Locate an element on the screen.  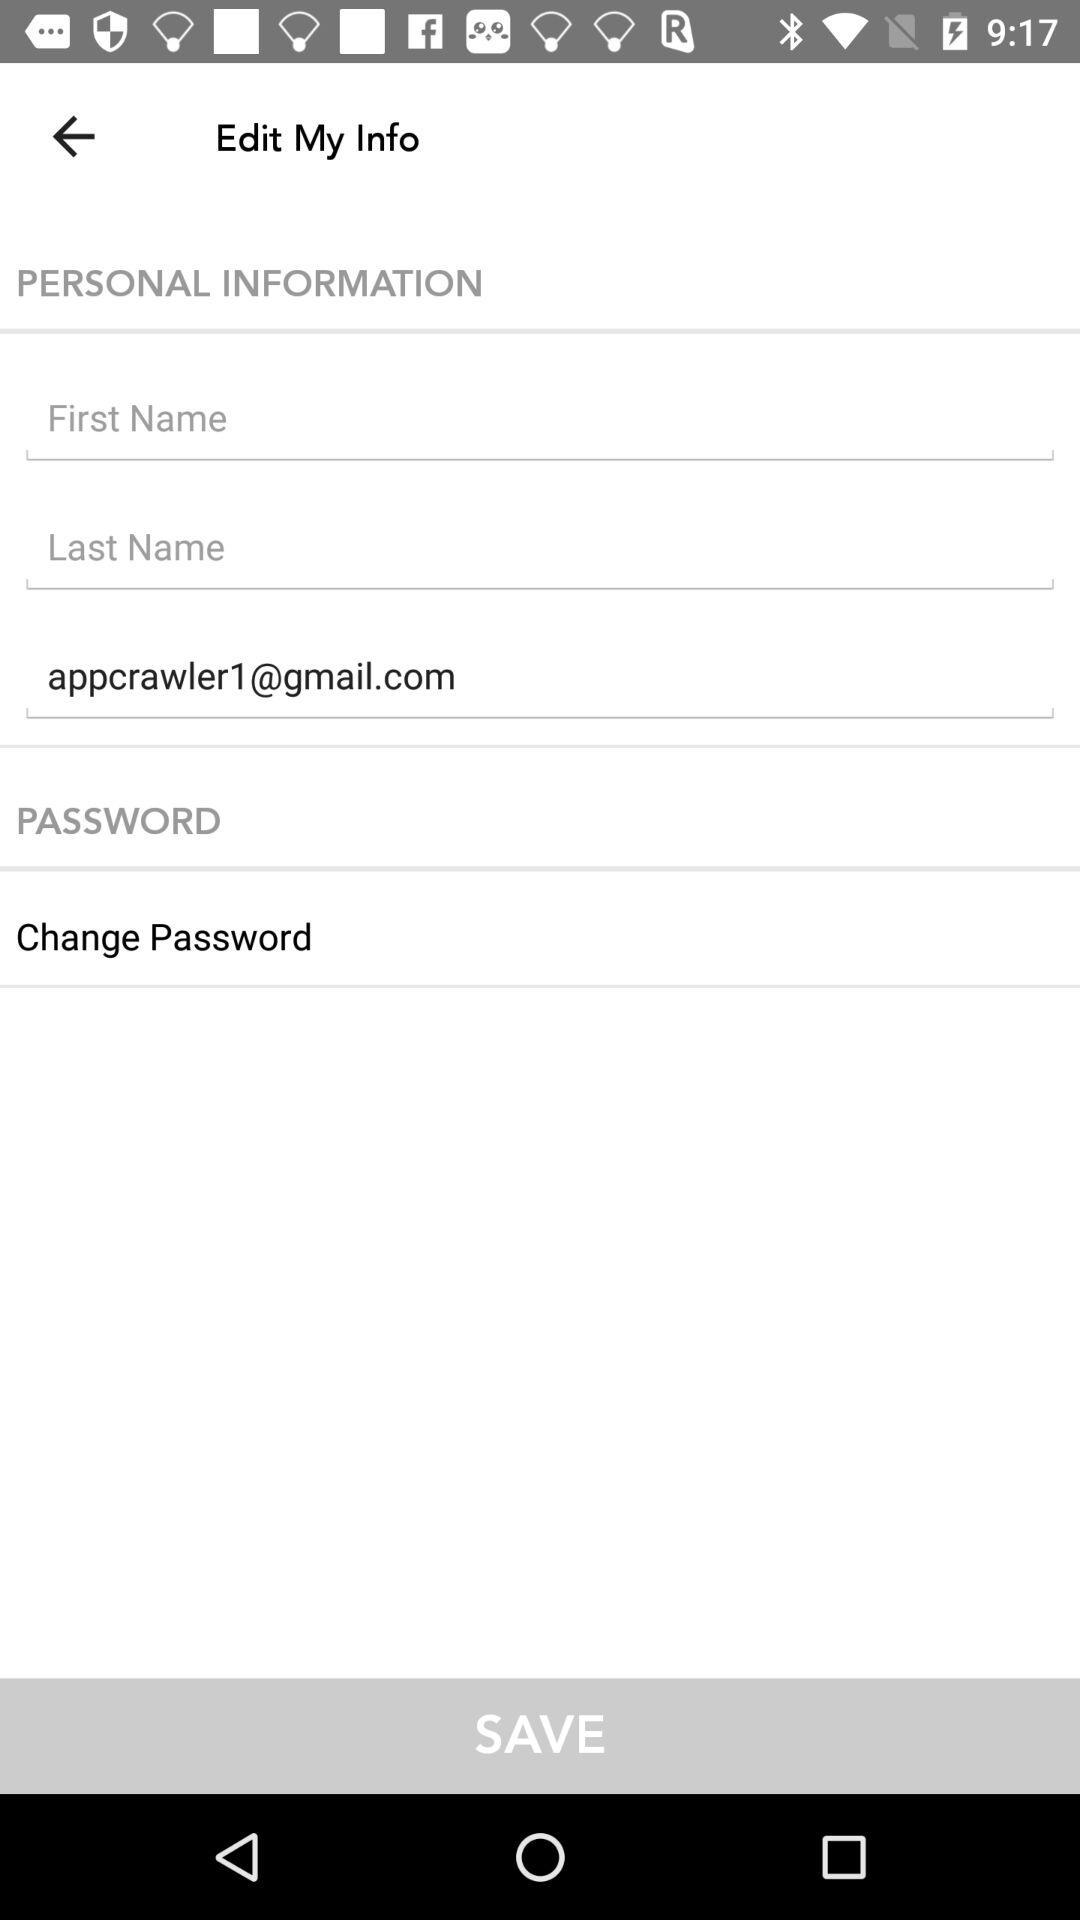
icon next to the edit my info item is located at coordinates (72, 135).